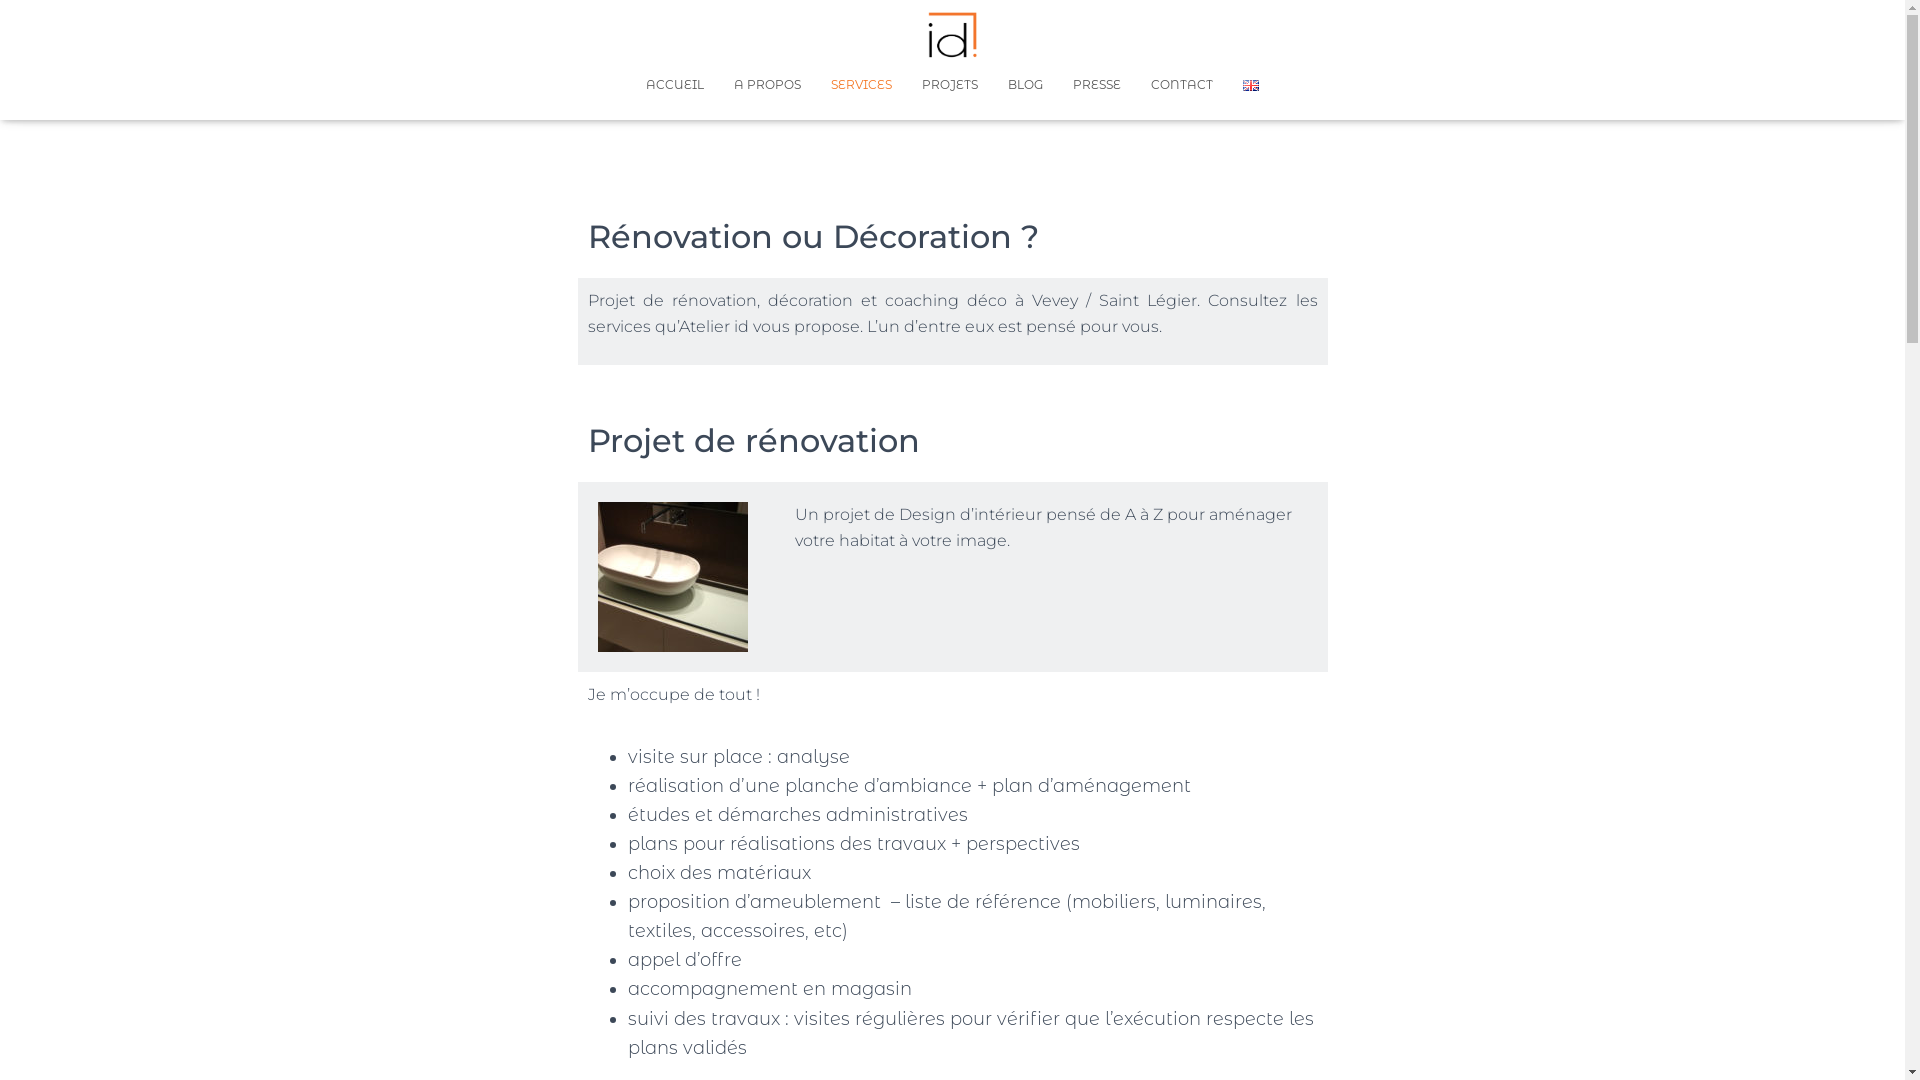 The width and height of the screenshot is (1920, 1080). Describe the element at coordinates (1025, 83) in the screenshot. I see `'BLOG'` at that location.